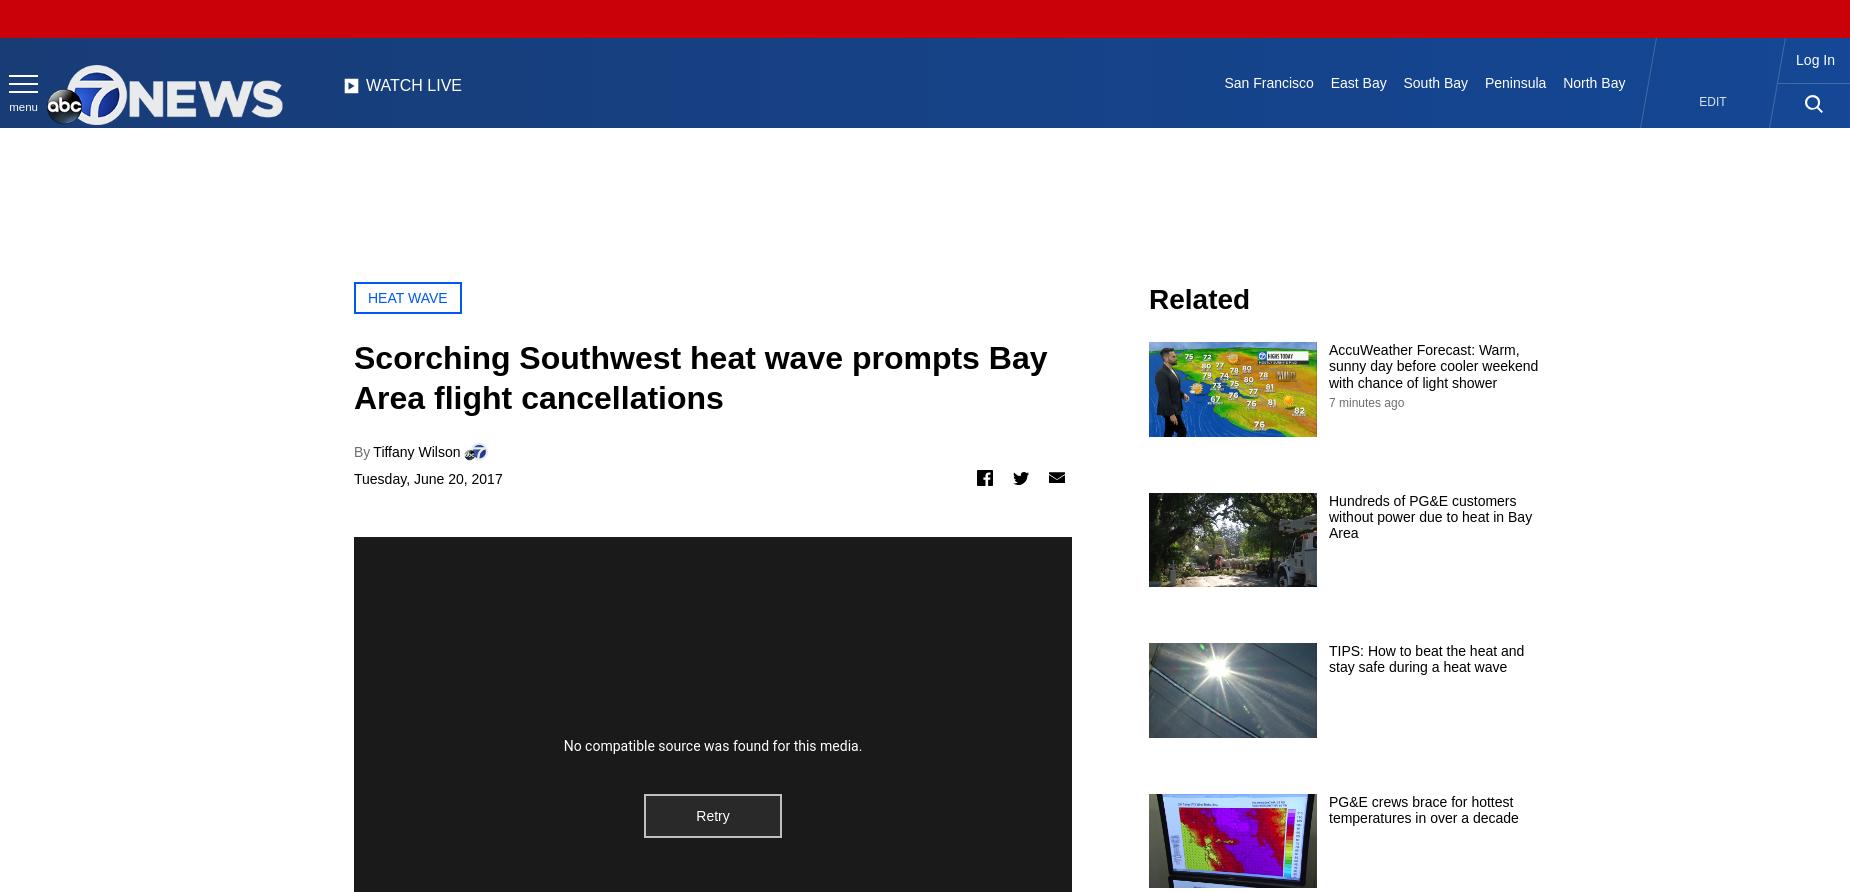 This screenshot has height=892, width=1850. Describe the element at coordinates (1815, 60) in the screenshot. I see `'Log In'` at that location.